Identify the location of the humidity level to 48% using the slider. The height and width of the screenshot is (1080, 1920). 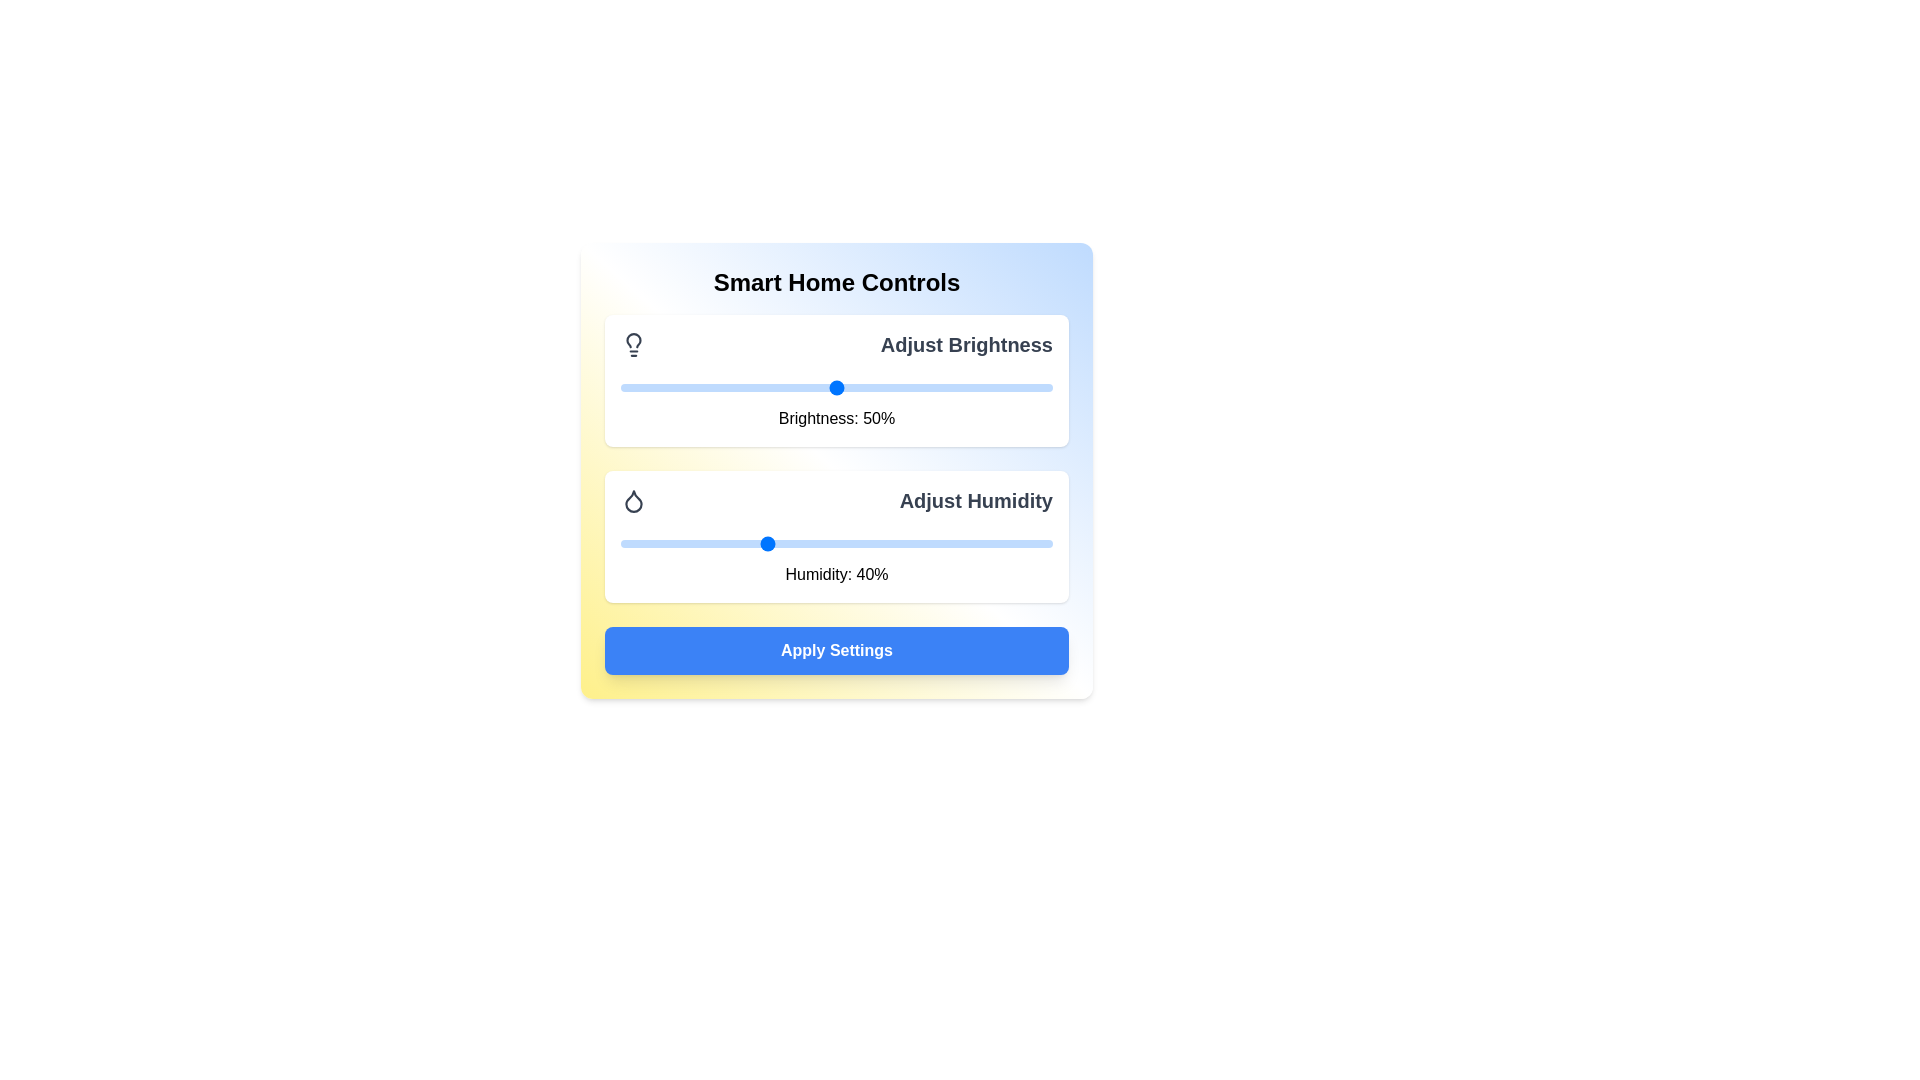
(822, 543).